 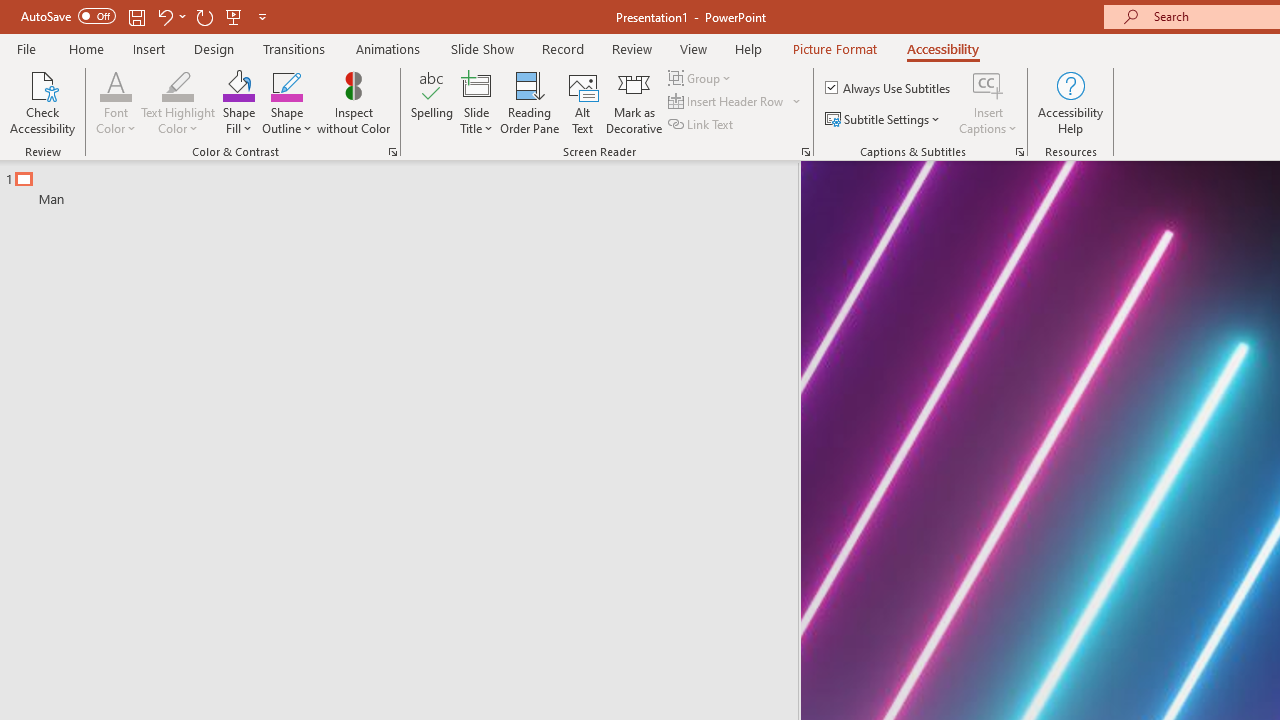 I want to click on 'Quick Access Toolbar', so click(x=144, y=16).